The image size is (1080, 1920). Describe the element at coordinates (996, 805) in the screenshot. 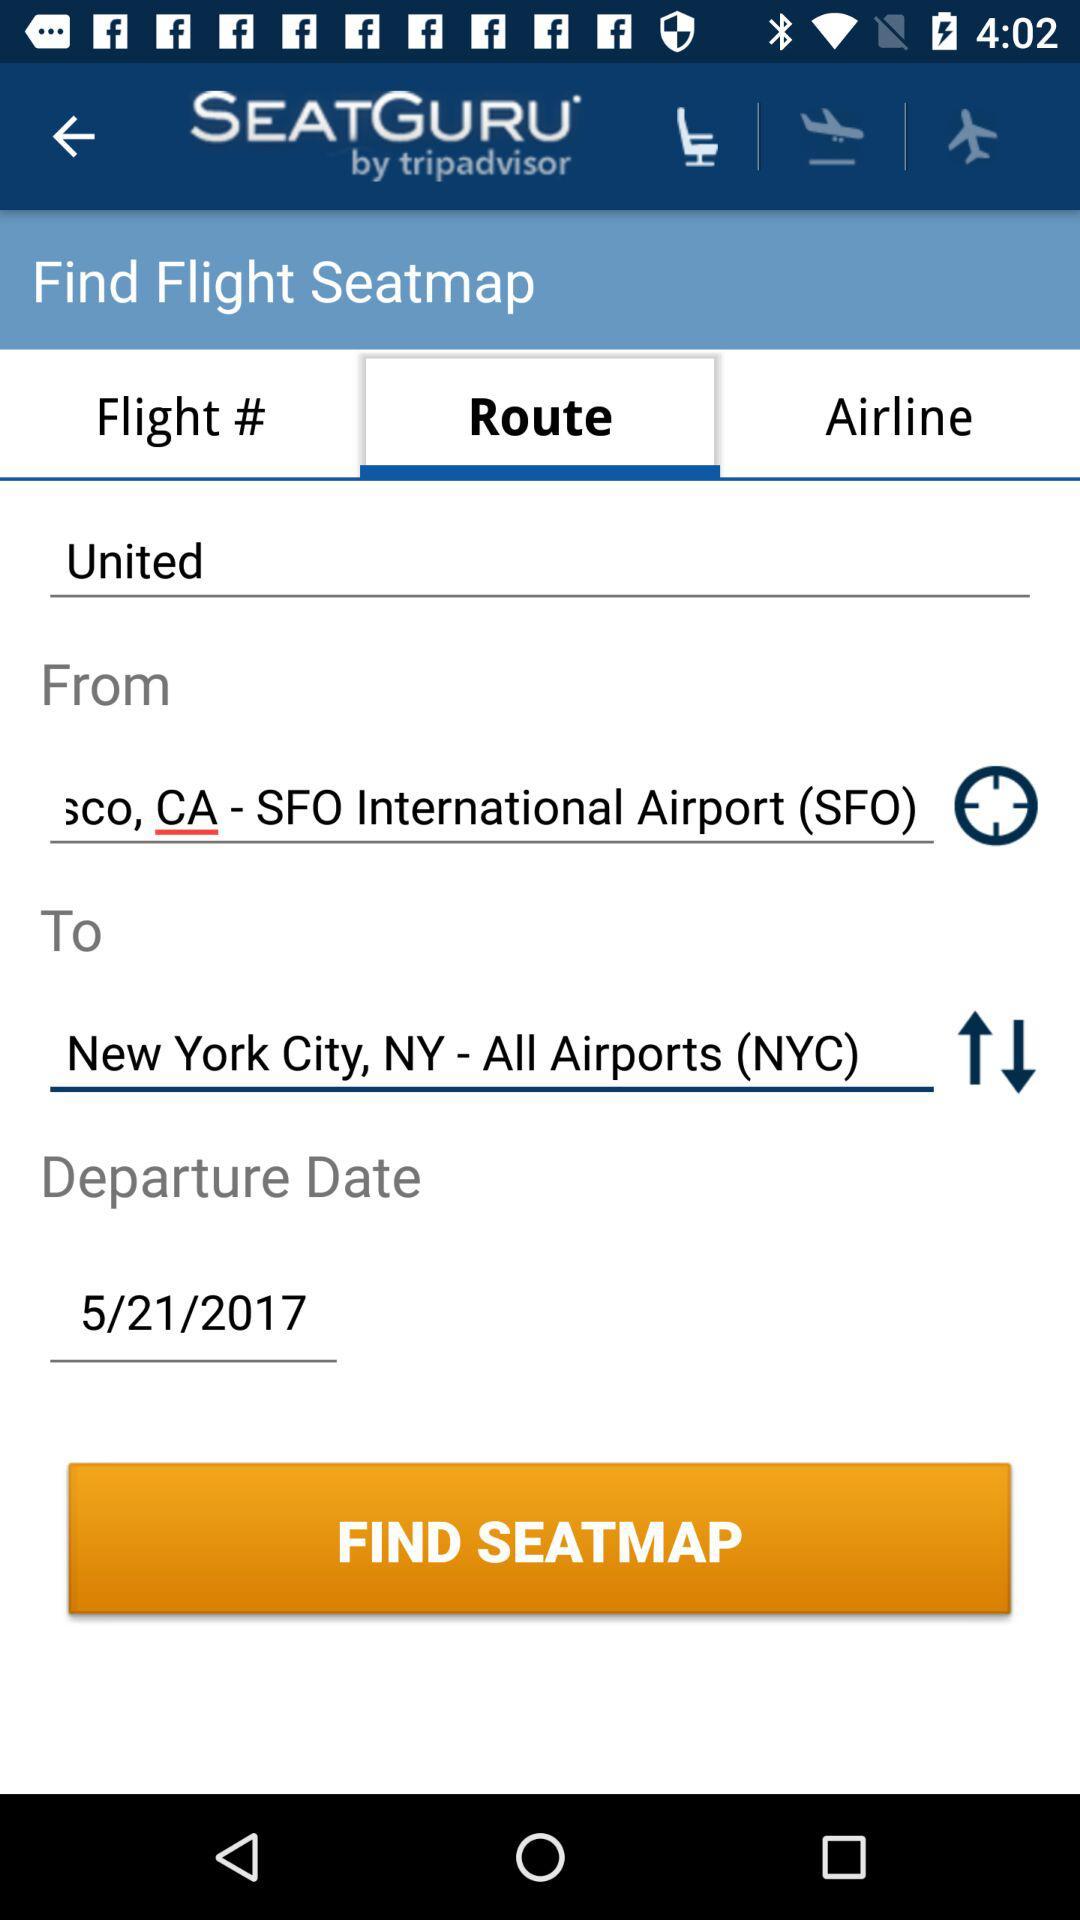

I see `share location` at that location.